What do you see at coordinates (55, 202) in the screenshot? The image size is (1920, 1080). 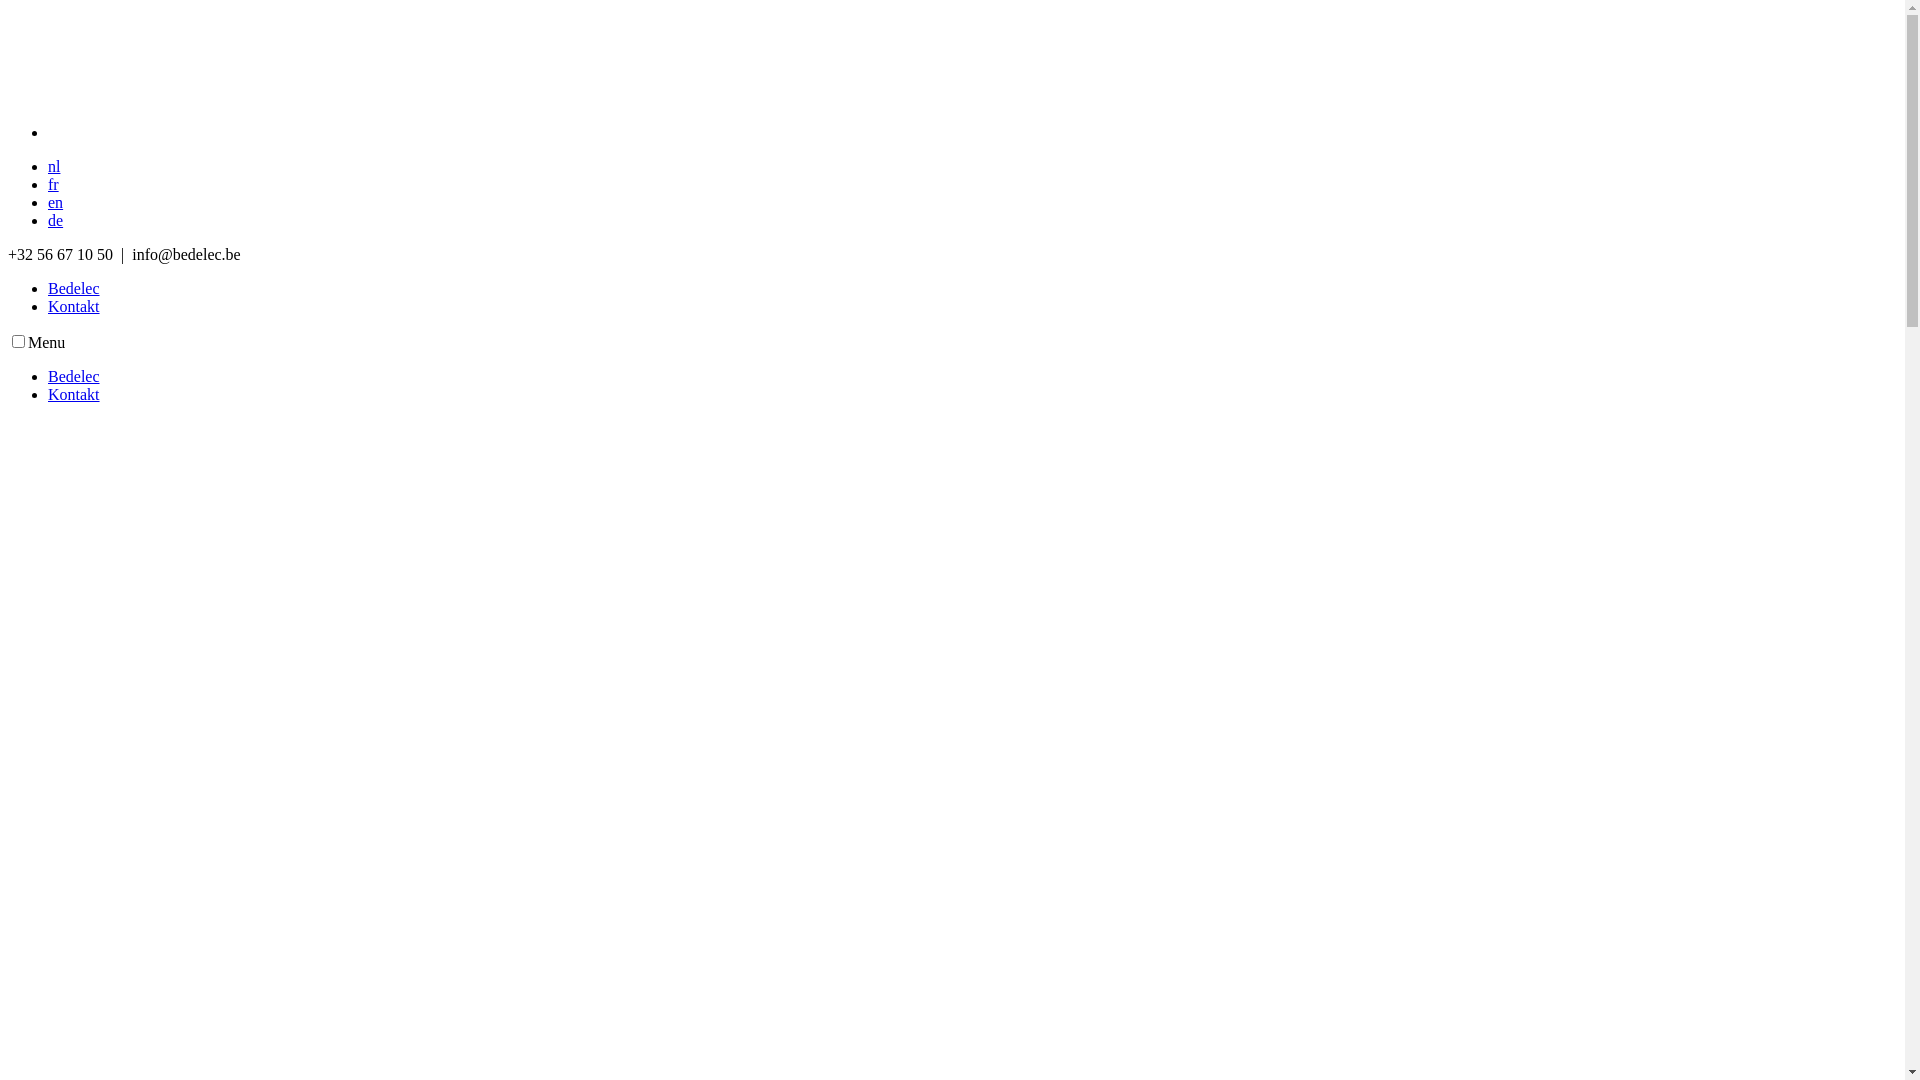 I see `'en'` at bounding box center [55, 202].